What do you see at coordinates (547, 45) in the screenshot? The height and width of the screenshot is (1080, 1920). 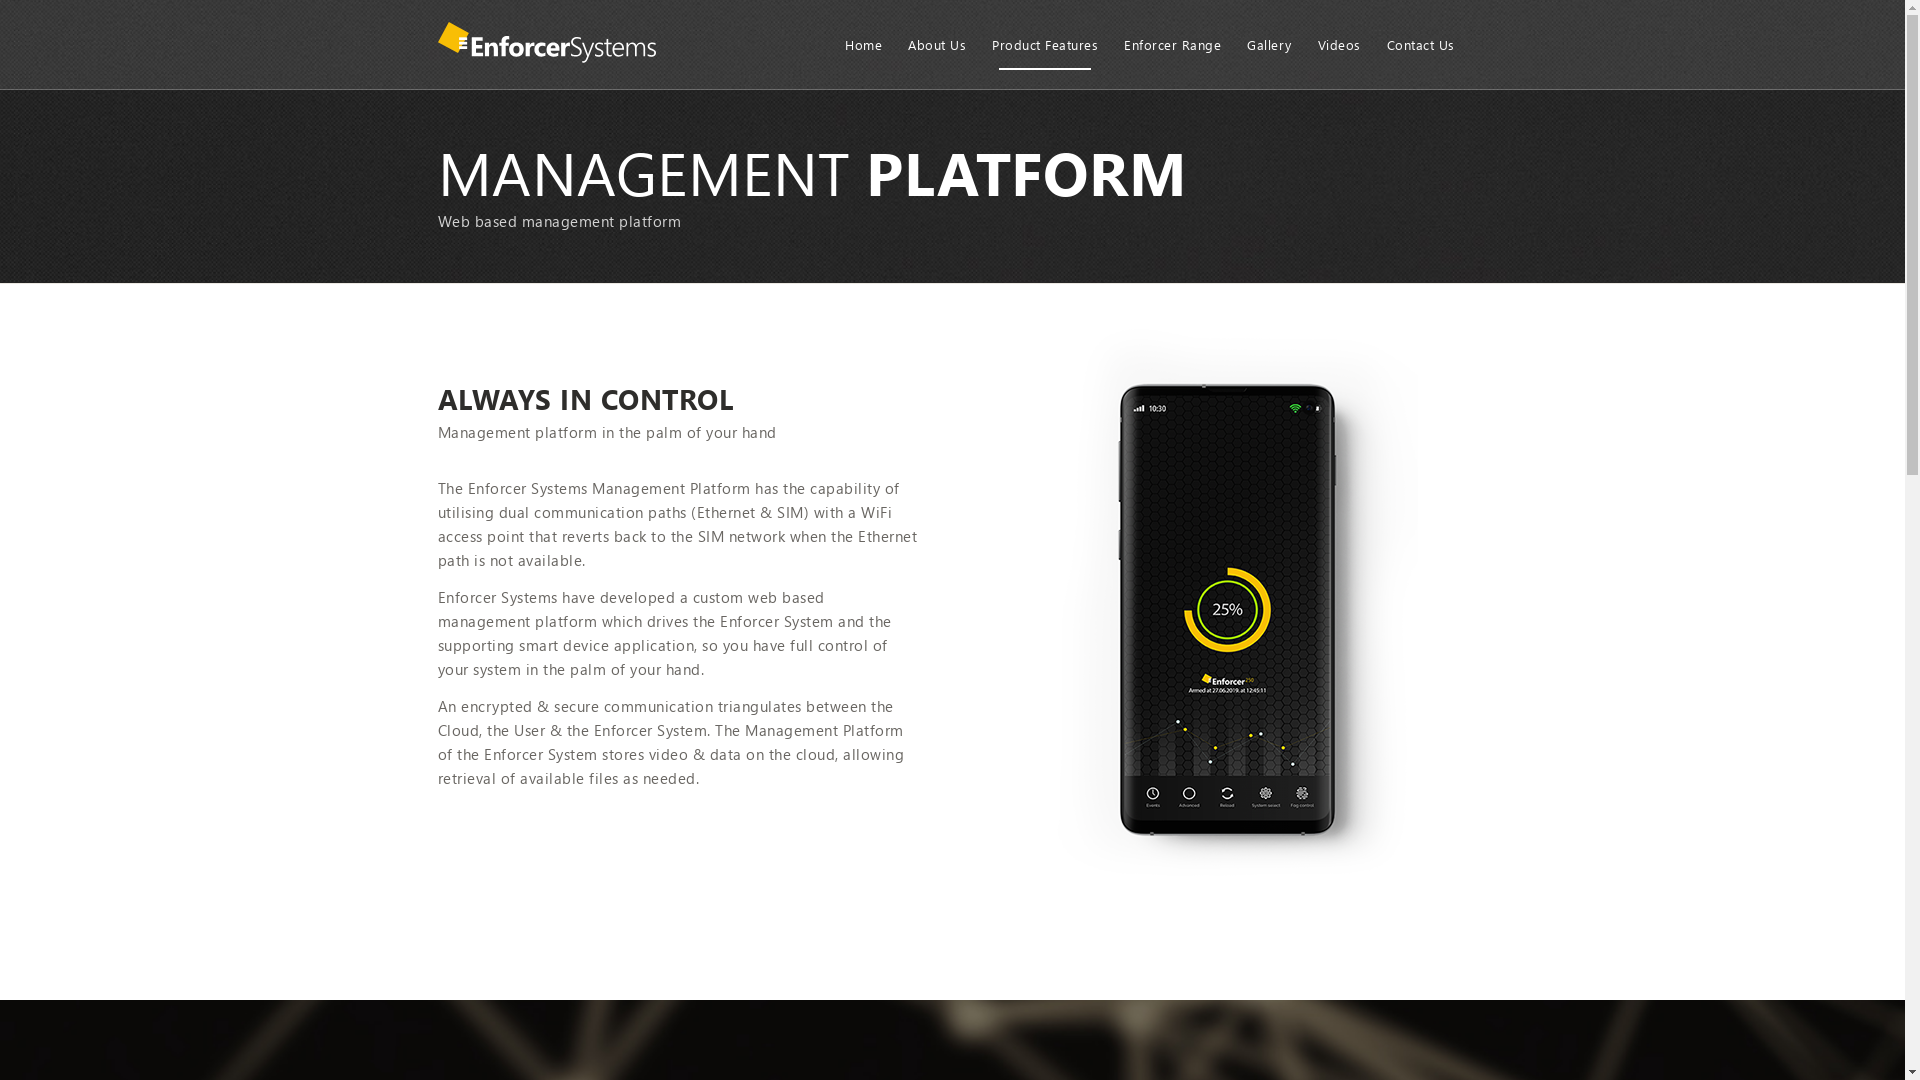 I see `'Enforcer-logo-svg-white2'` at bounding box center [547, 45].